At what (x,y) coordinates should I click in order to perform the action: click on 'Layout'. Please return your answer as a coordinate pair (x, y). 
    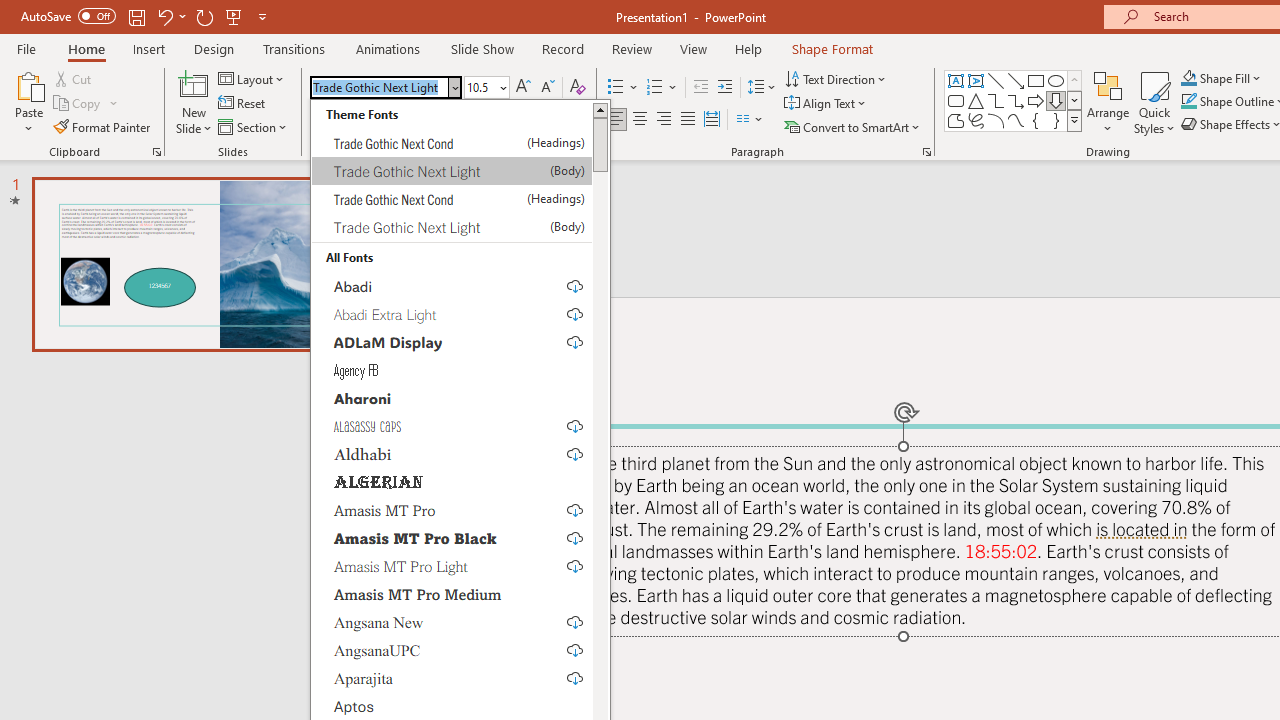
    Looking at the image, I should click on (251, 78).